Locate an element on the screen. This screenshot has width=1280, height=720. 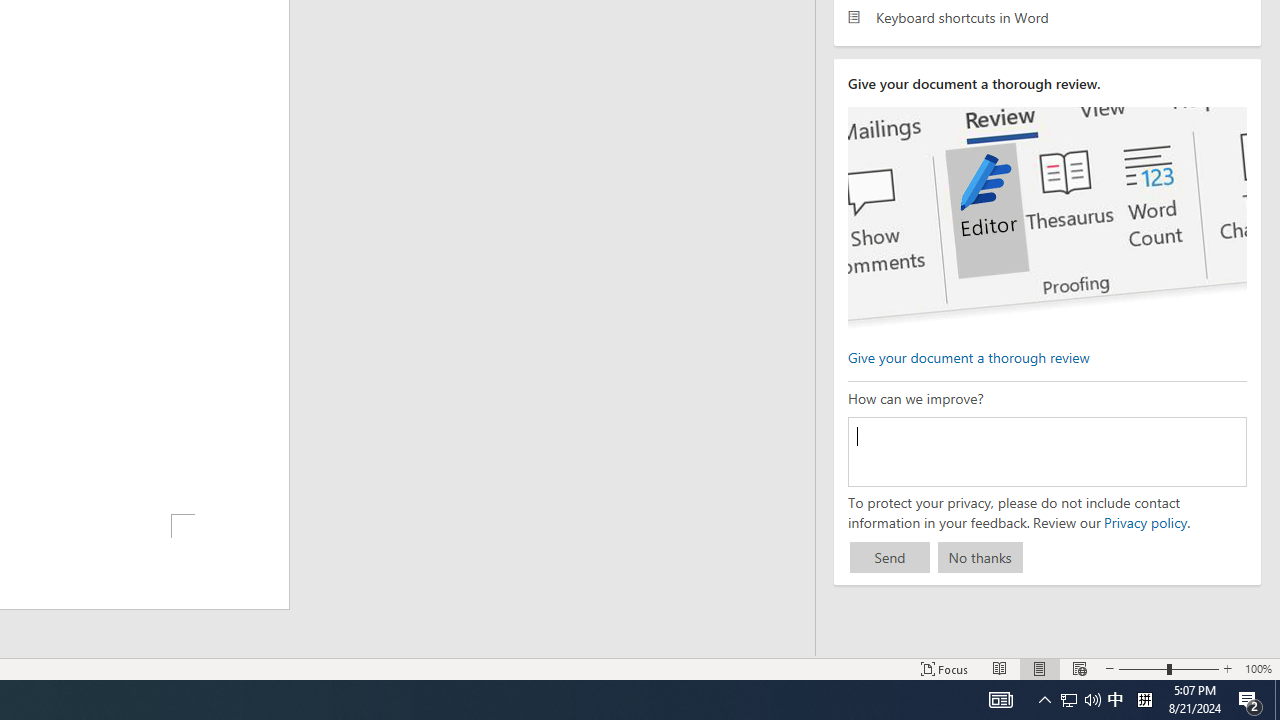
'Web Layout' is located at coordinates (1078, 669).